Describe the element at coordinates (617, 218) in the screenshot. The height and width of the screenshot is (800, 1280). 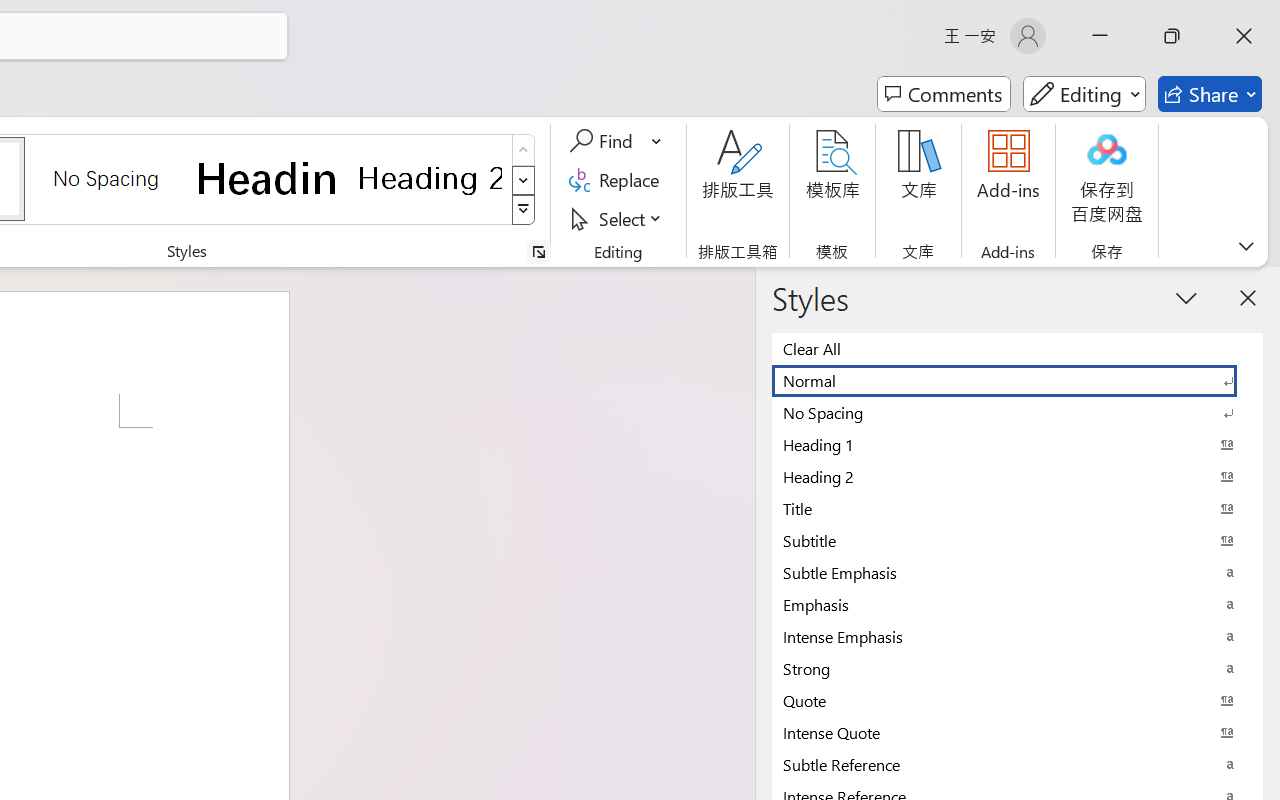
I see `'Select'` at that location.